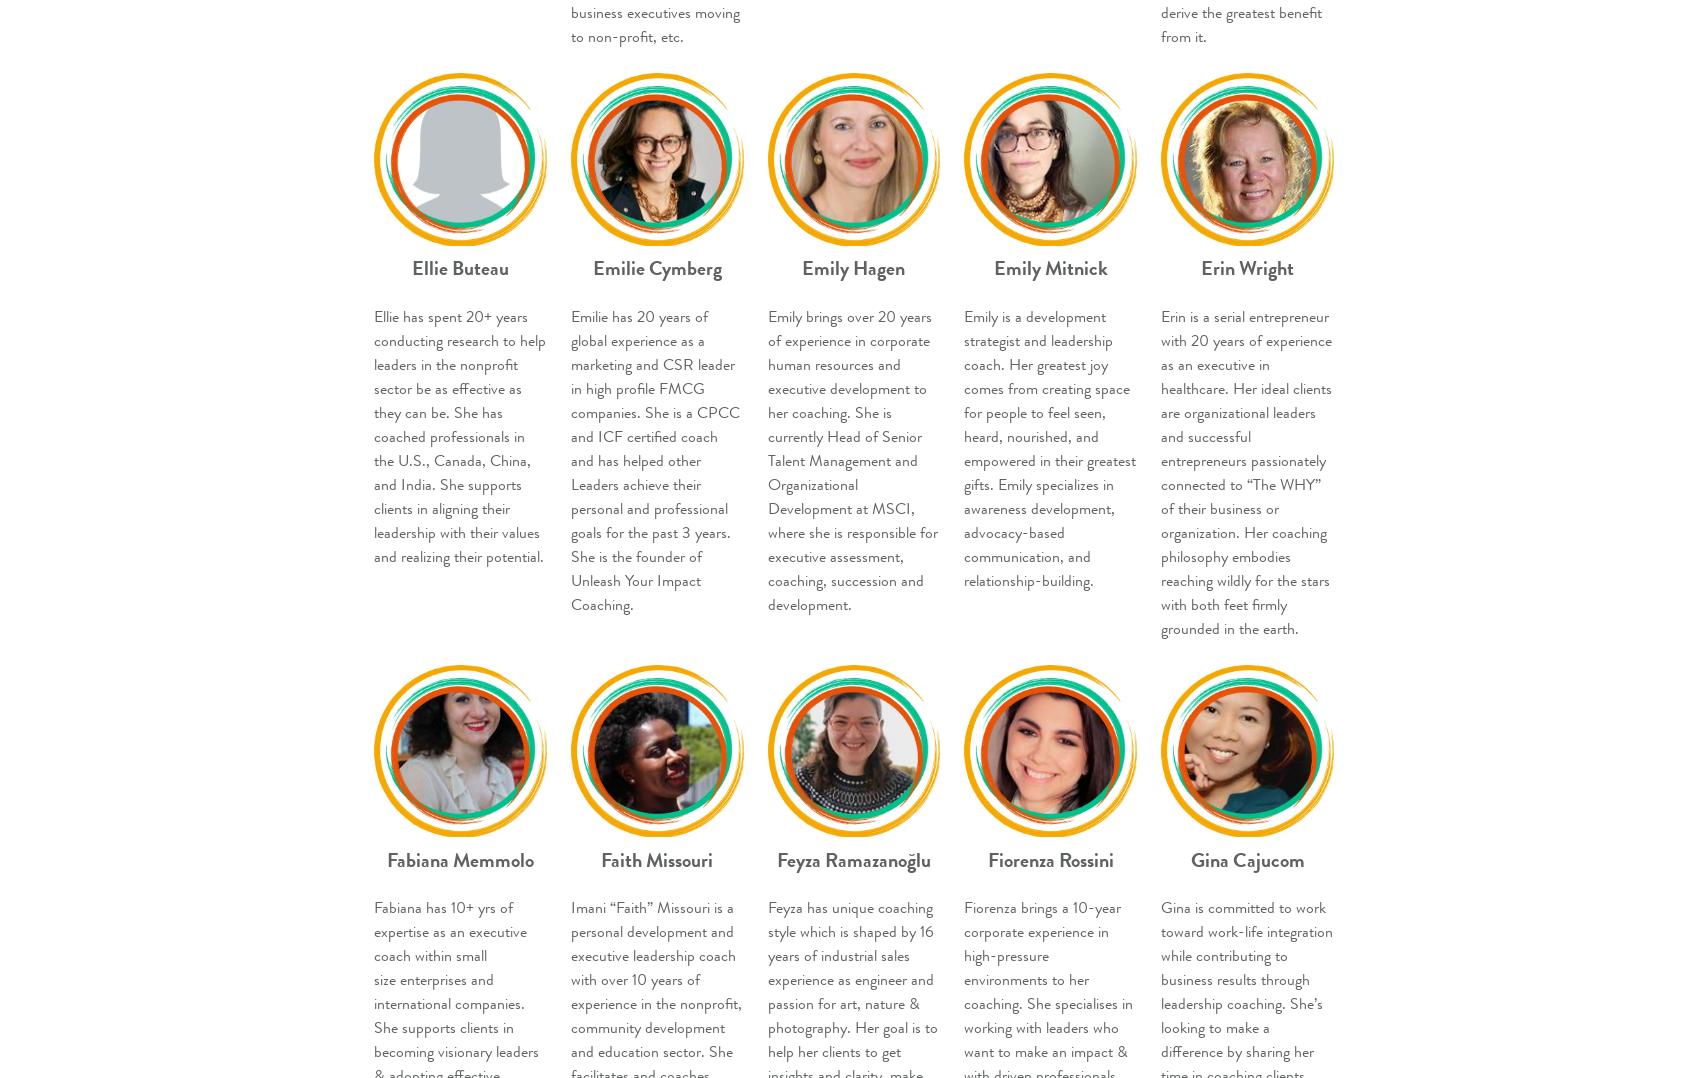  Describe the element at coordinates (591, 267) in the screenshot. I see `'Emilie Cymberg'` at that location.